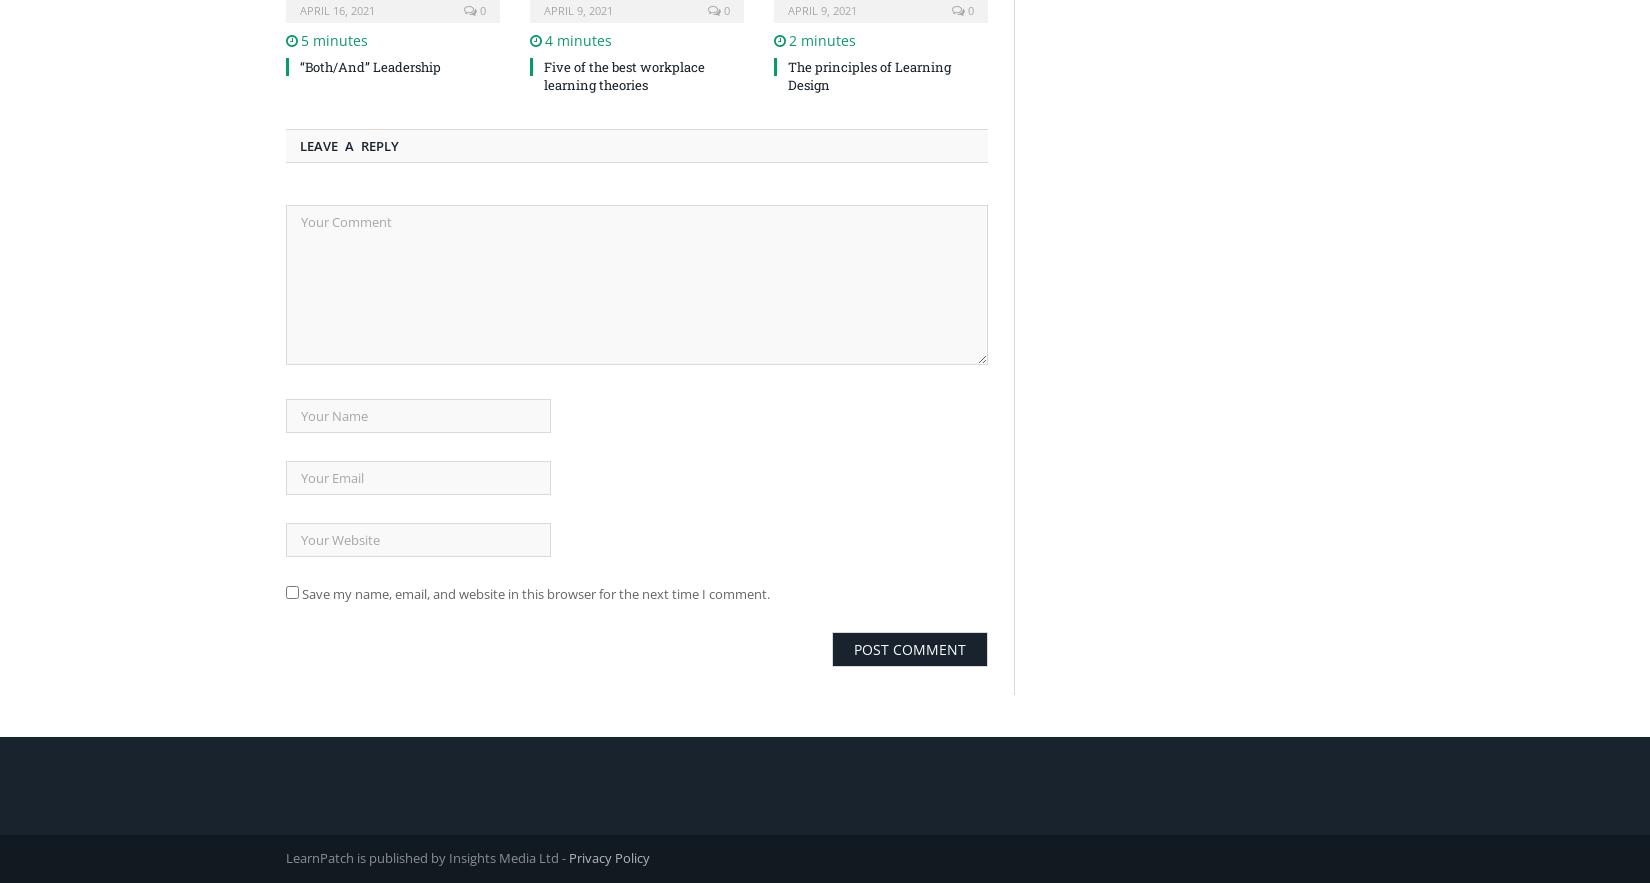 The image size is (1650, 883). Describe the element at coordinates (623, 75) in the screenshot. I see `'Five of the best workplace learning theories'` at that location.